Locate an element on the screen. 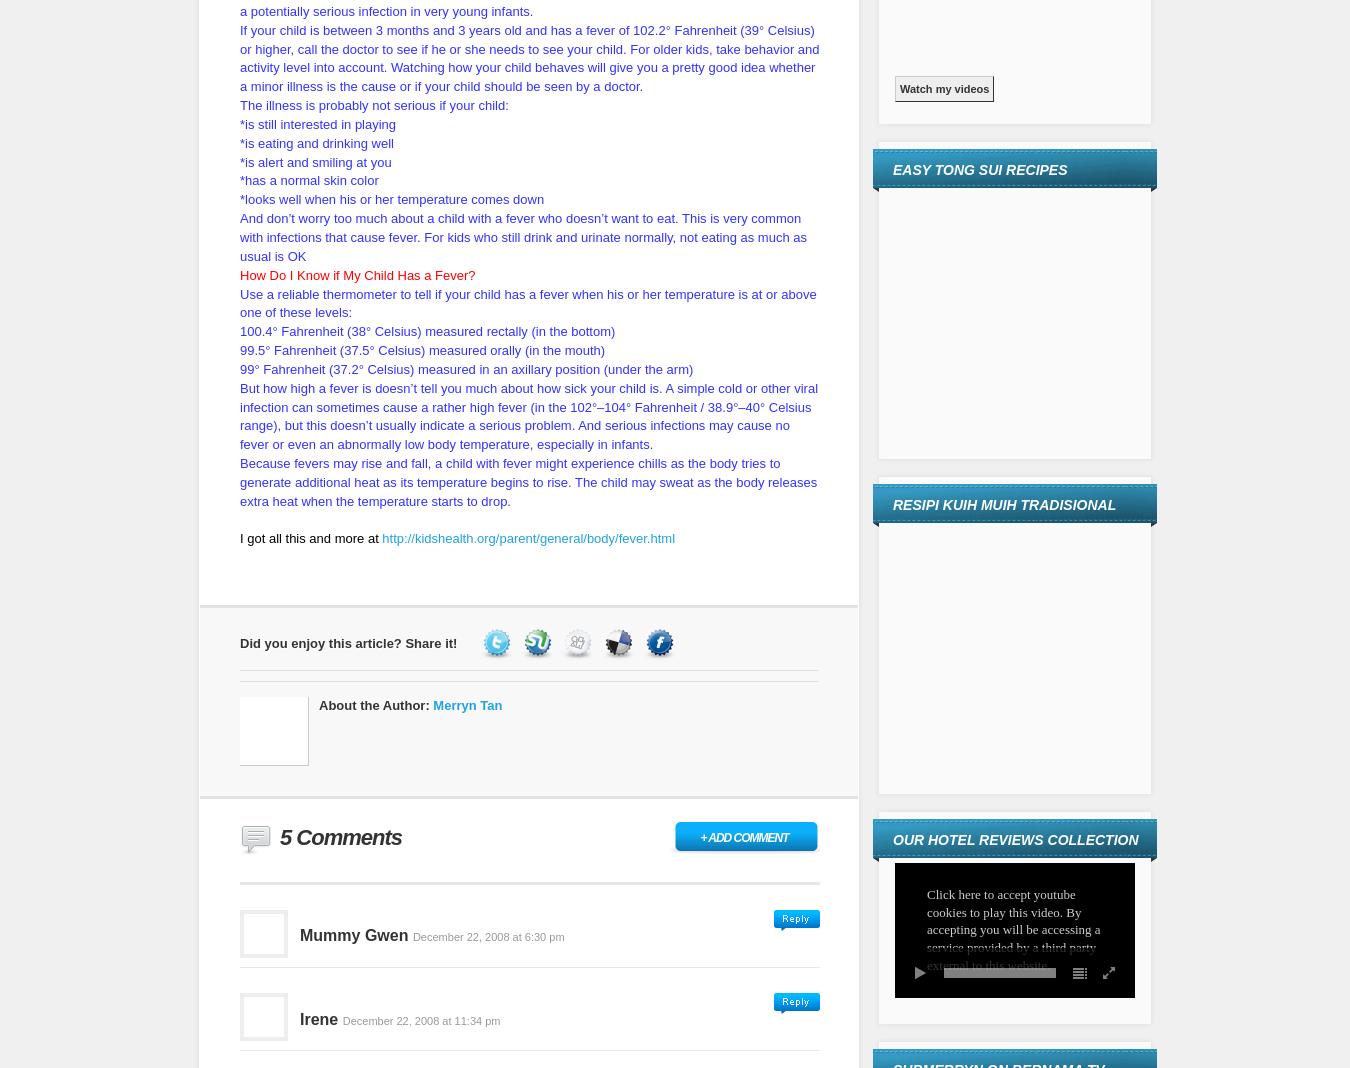 The image size is (1350, 1068). '*looks well when his or her temperature comes down' is located at coordinates (392, 199).